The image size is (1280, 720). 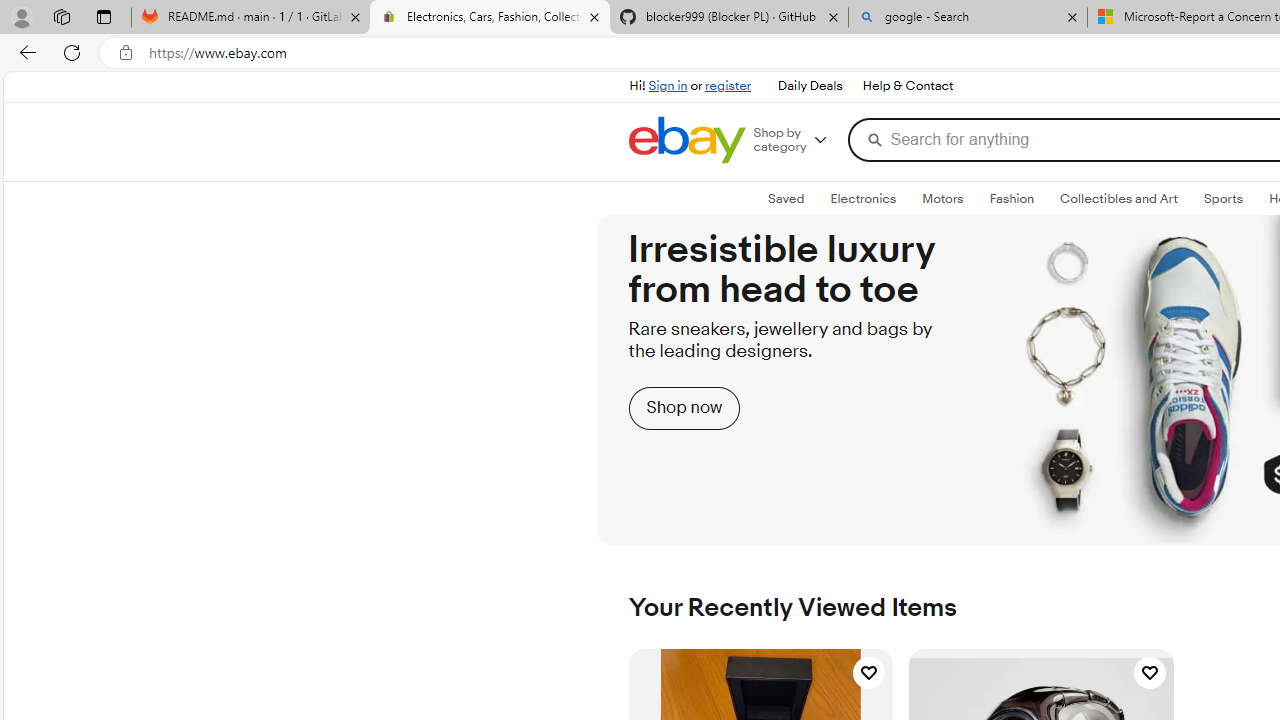 What do you see at coordinates (727, 85) in the screenshot?
I see `'register'` at bounding box center [727, 85].